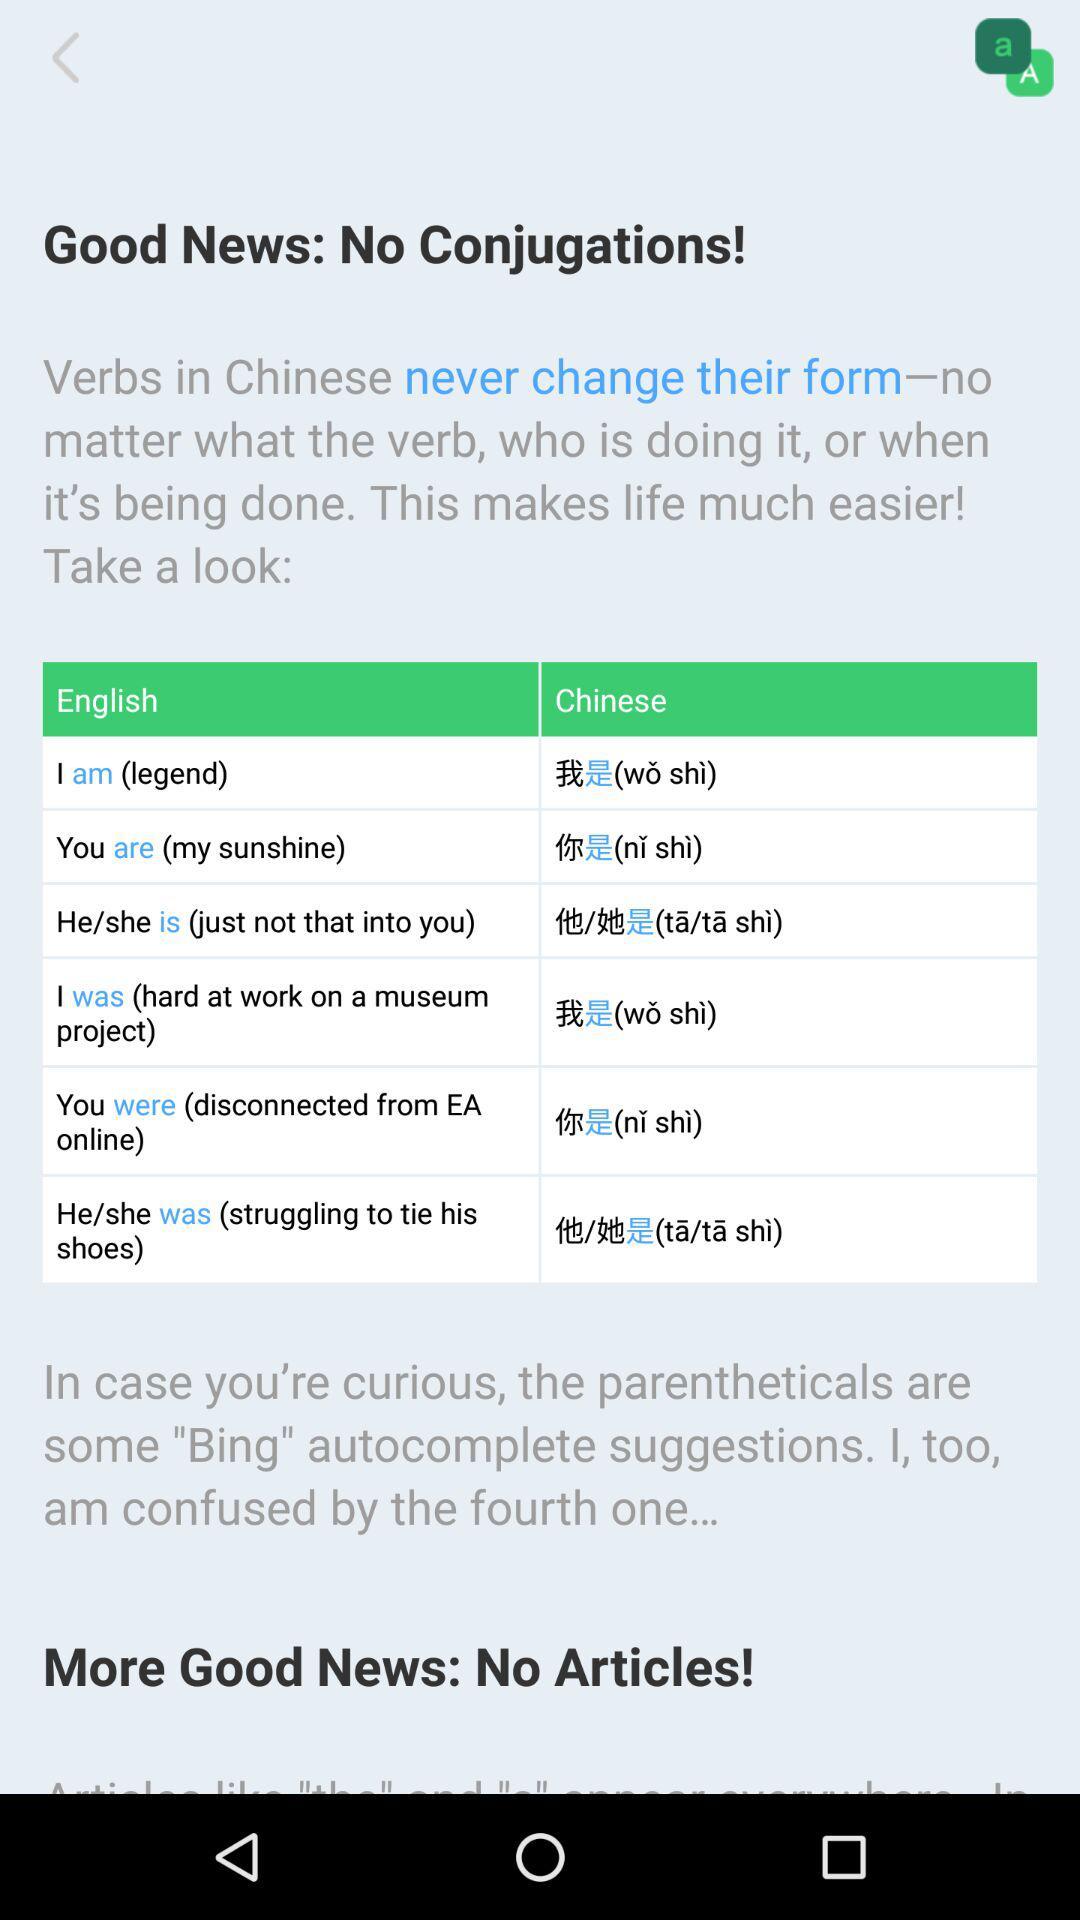 Image resolution: width=1080 pixels, height=1920 pixels. Describe the element at coordinates (1014, 61) in the screenshot. I see `the font icon` at that location.